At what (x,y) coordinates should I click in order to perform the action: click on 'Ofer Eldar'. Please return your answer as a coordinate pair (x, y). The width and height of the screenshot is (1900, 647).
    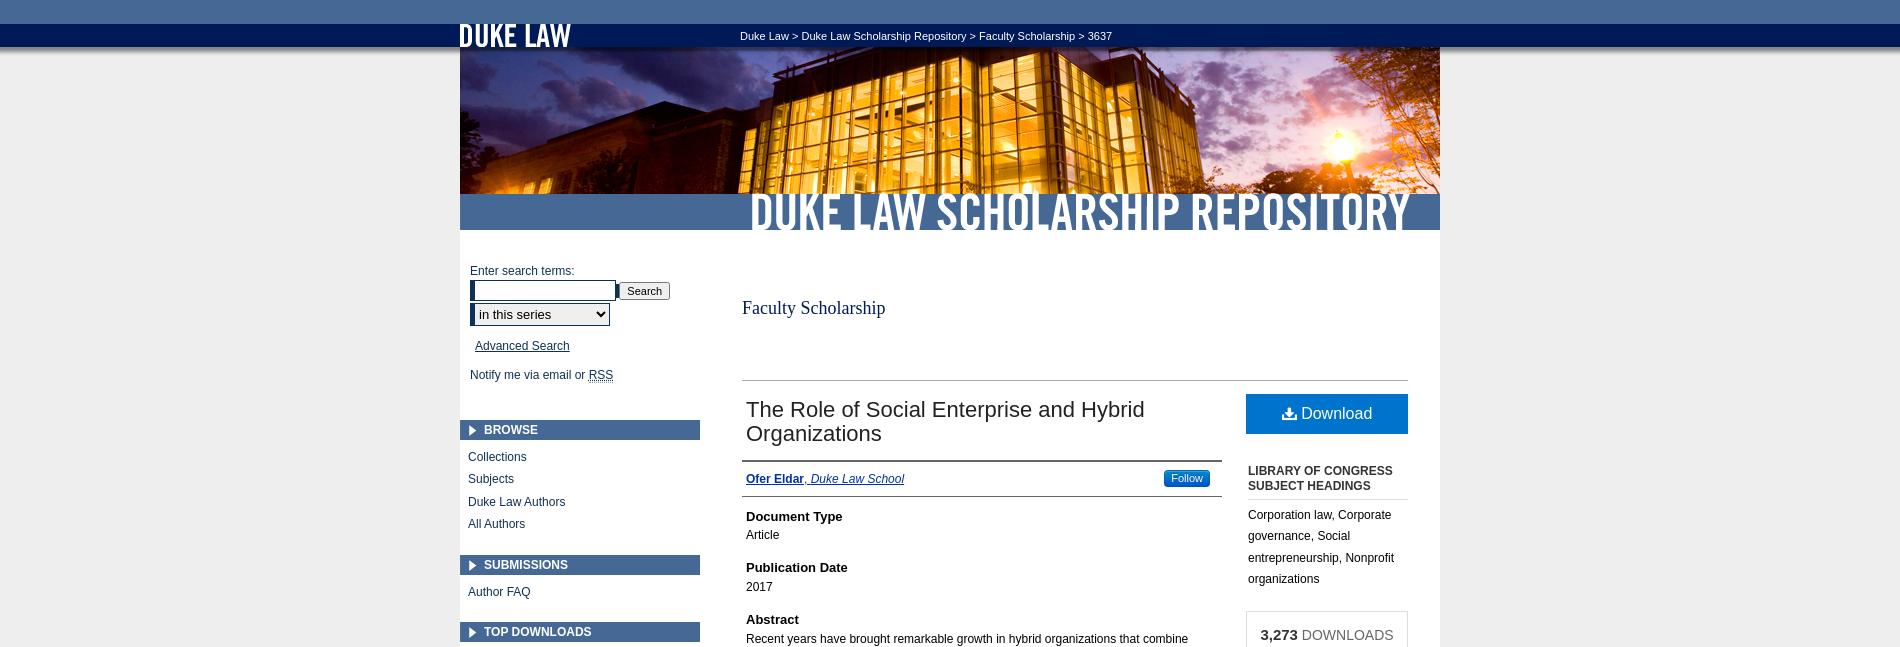
    Looking at the image, I should click on (774, 477).